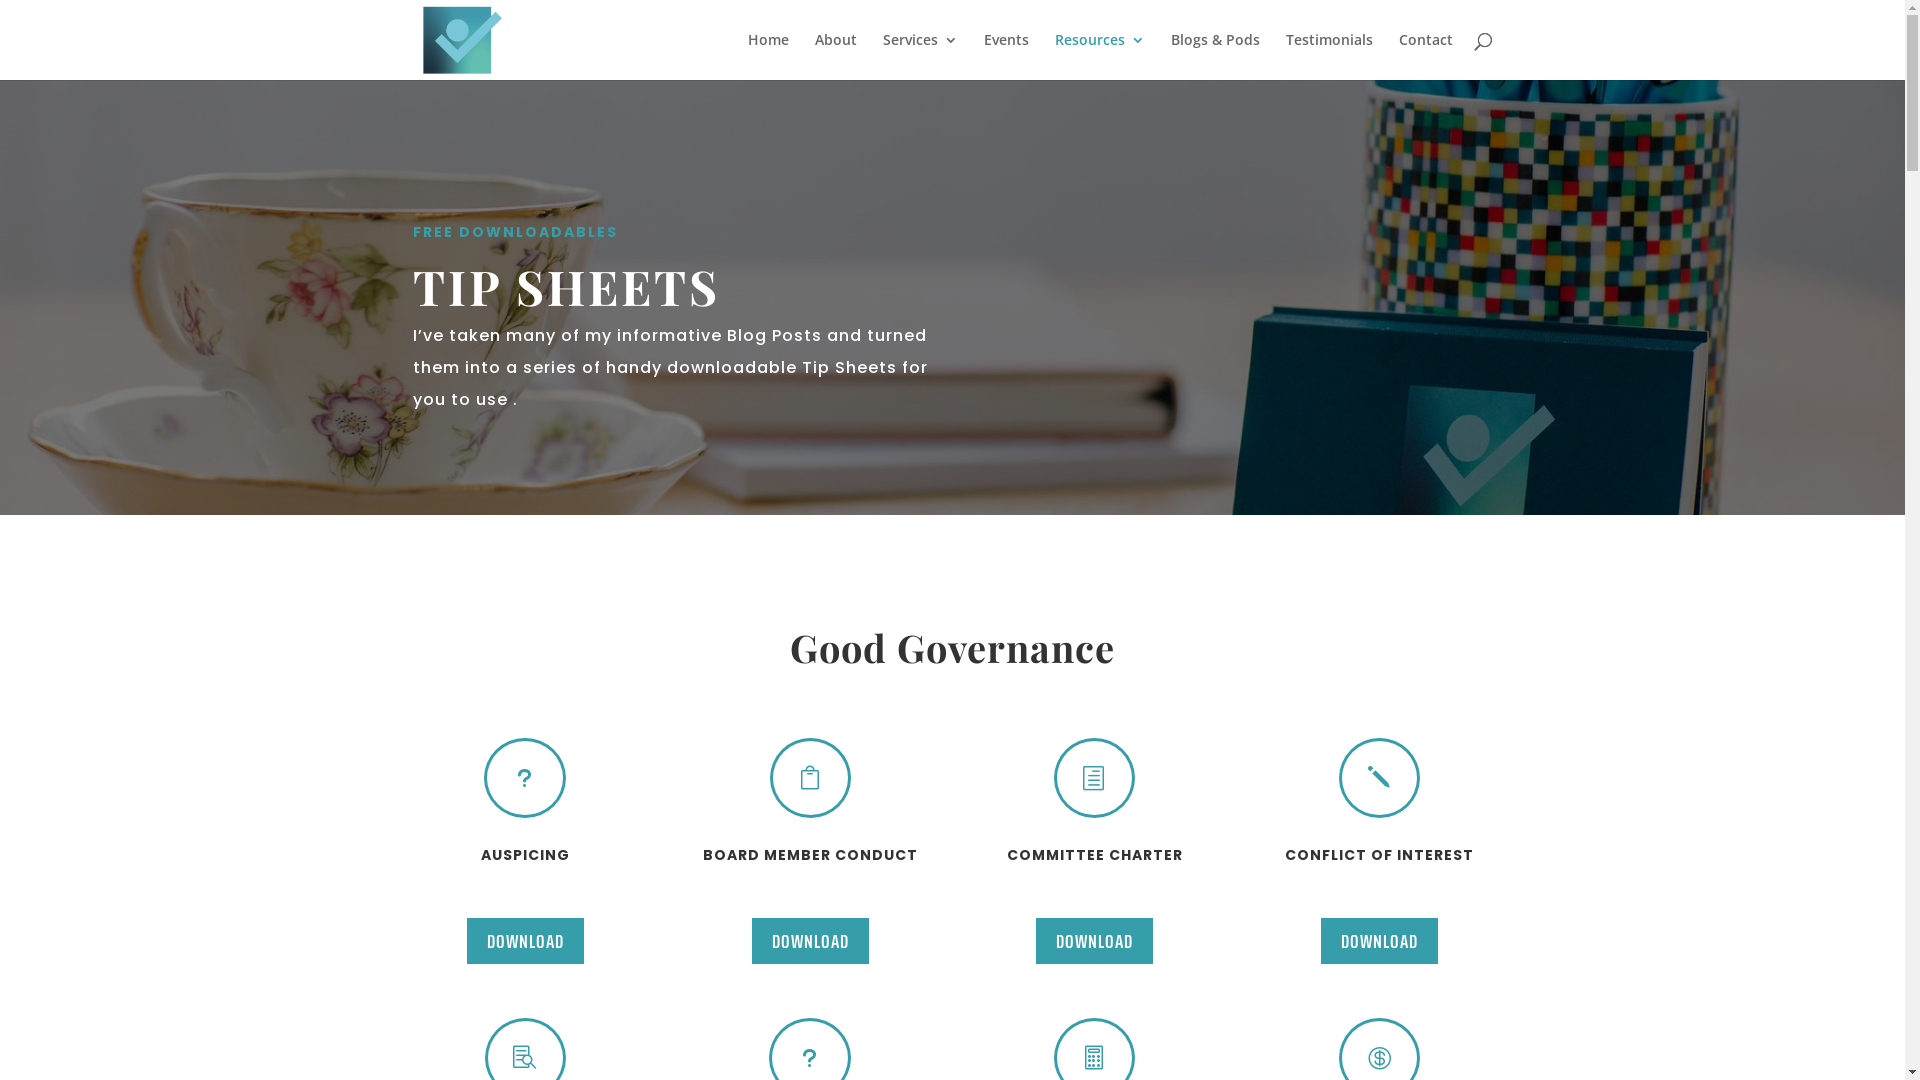 This screenshot has width=1920, height=1080. Describe the element at coordinates (1098, 55) in the screenshot. I see `'Resources'` at that location.